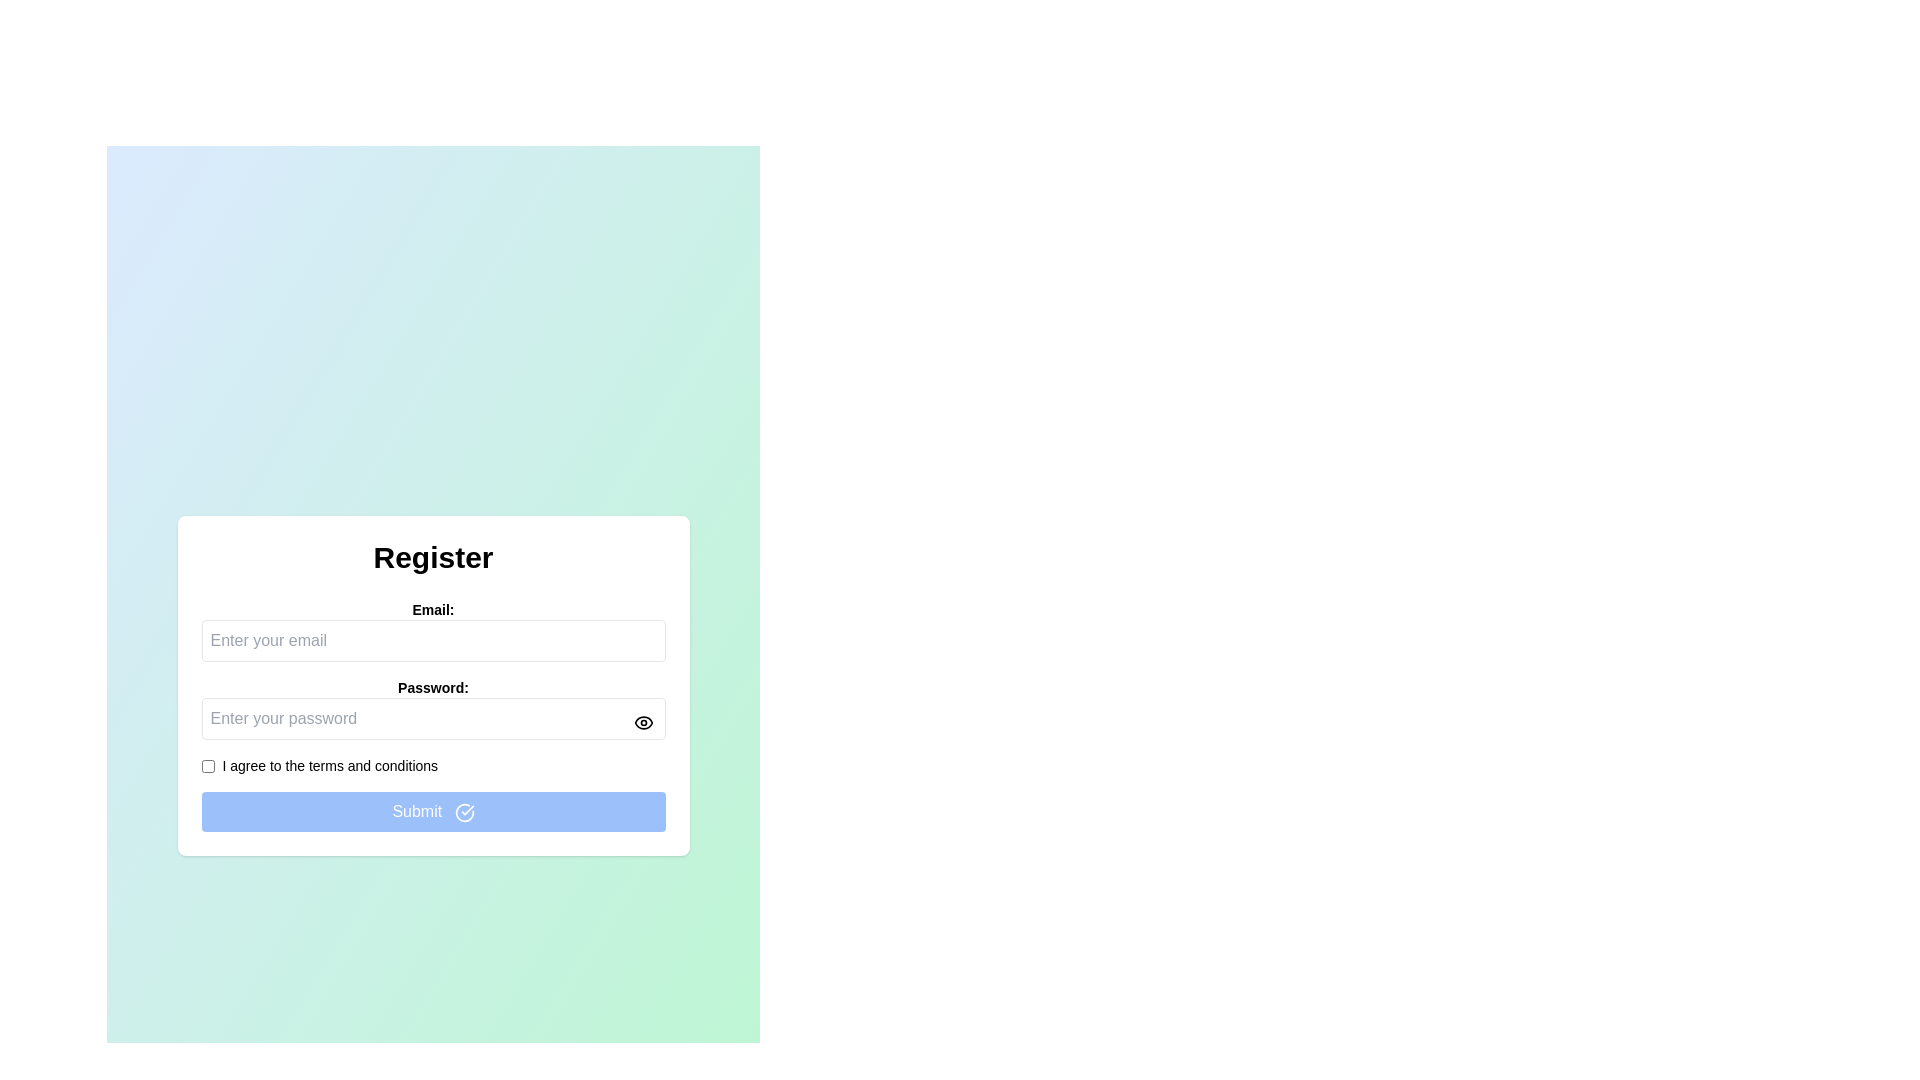 This screenshot has width=1920, height=1080. What do you see at coordinates (643, 722) in the screenshot?
I see `the center of the eye outline icon next to the password input field` at bounding box center [643, 722].